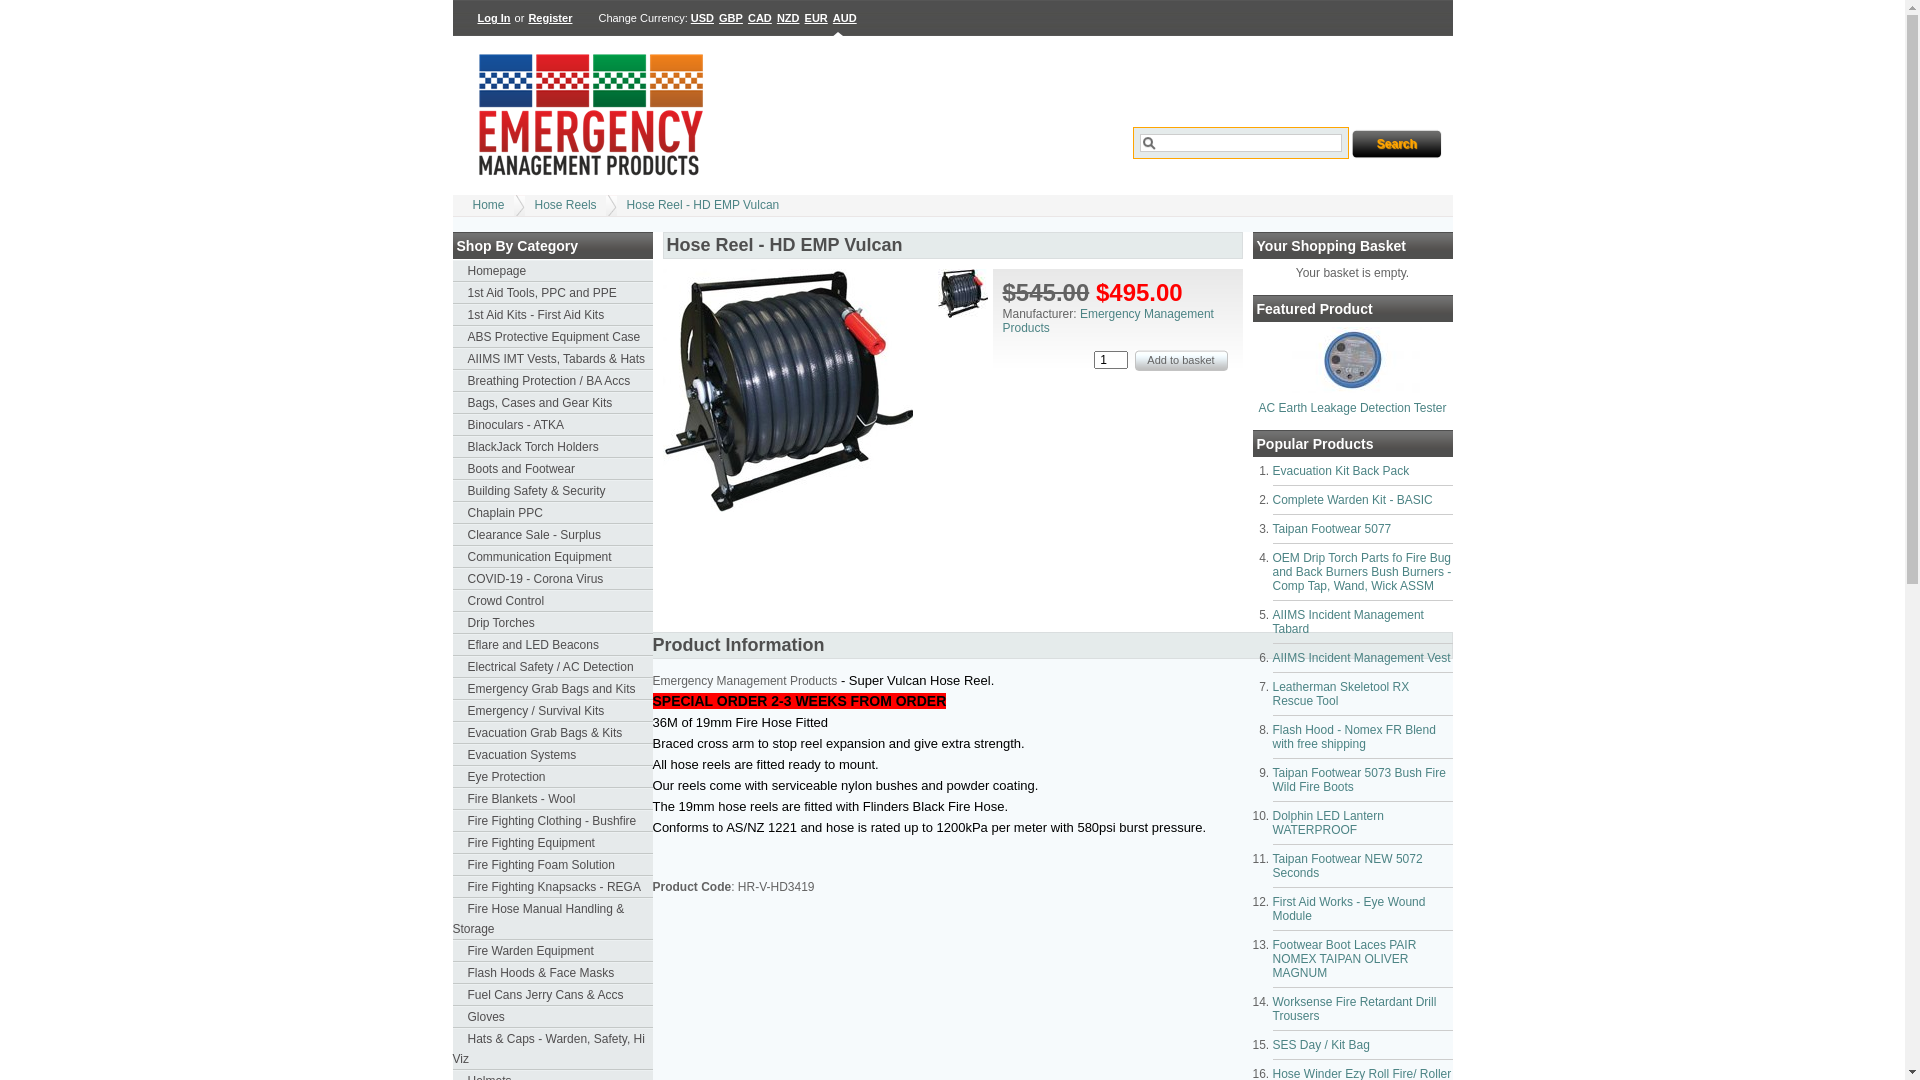 The height and width of the screenshot is (1080, 1920). I want to click on 'Evacuation Grab Bags & Kits', so click(552, 732).